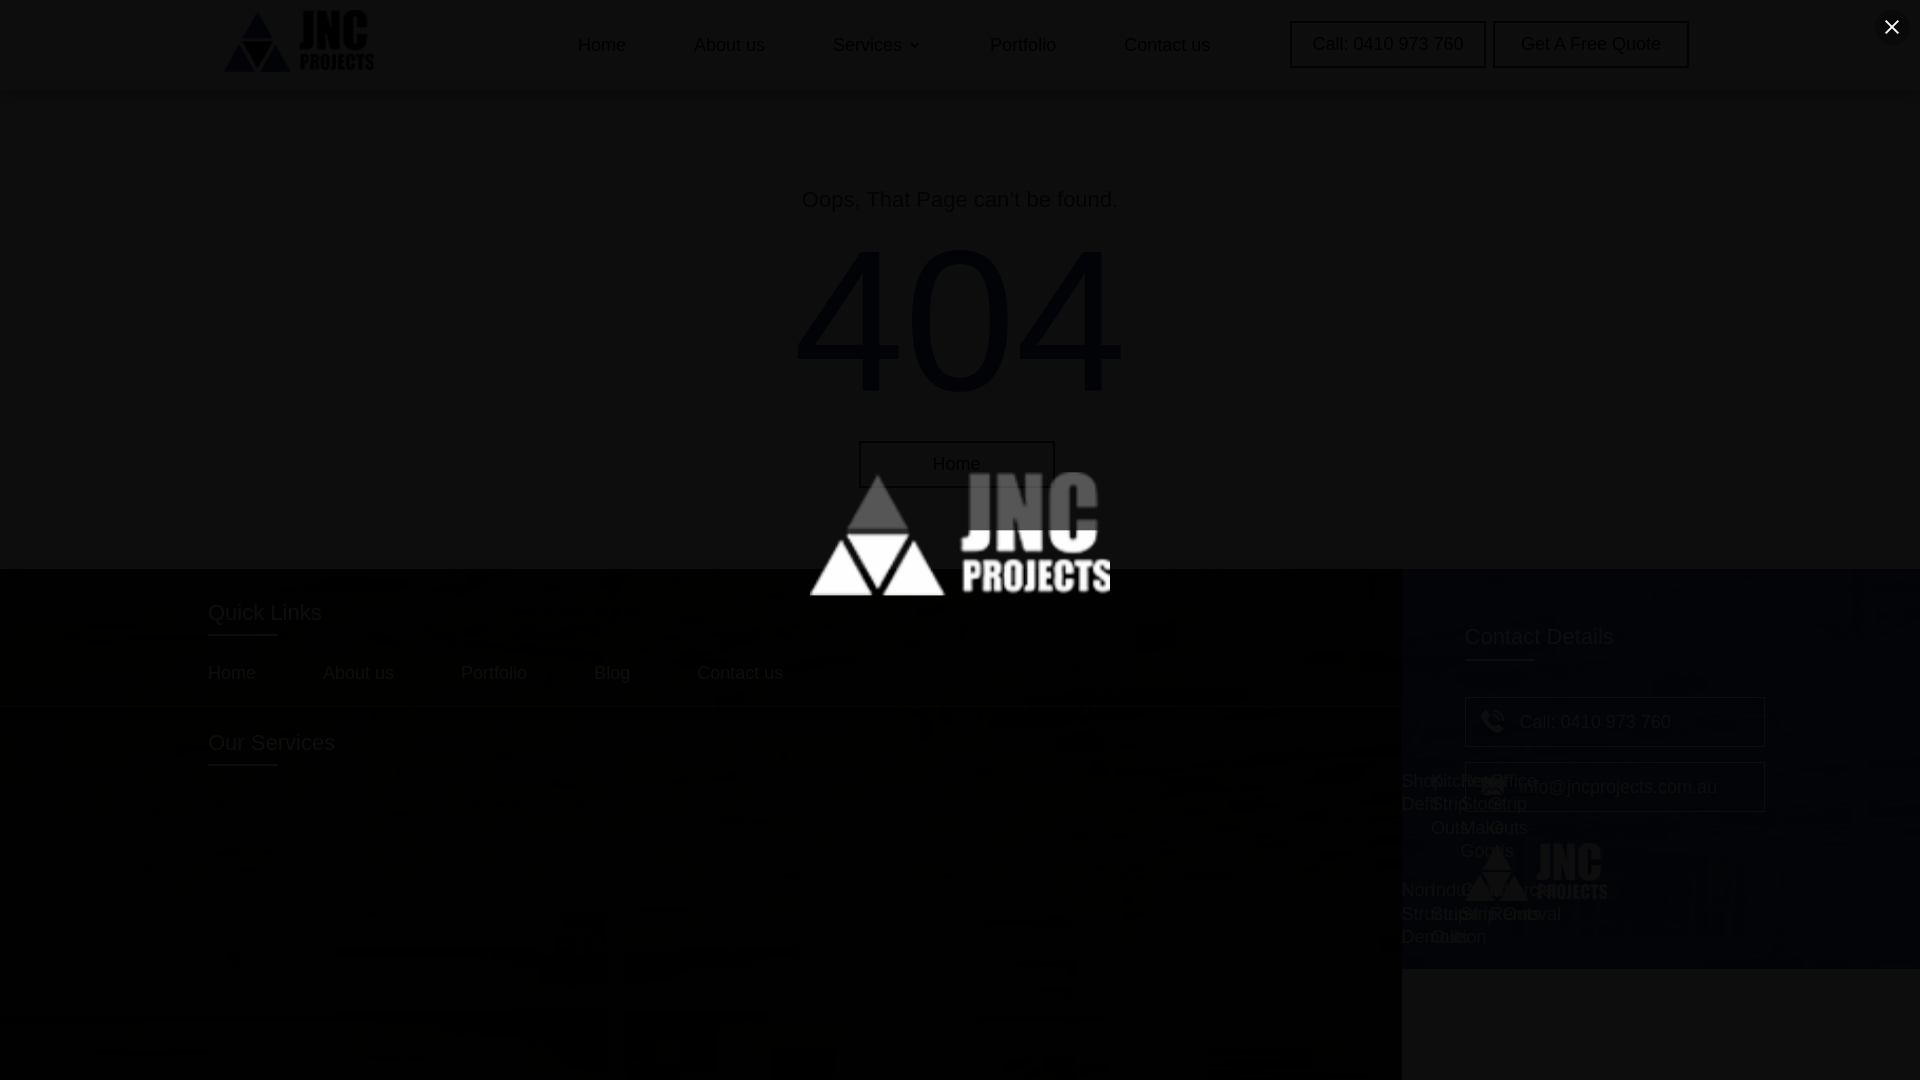 The height and width of the screenshot is (1080, 1920). I want to click on 'Call: 0410 973 760', so click(1594, 721).